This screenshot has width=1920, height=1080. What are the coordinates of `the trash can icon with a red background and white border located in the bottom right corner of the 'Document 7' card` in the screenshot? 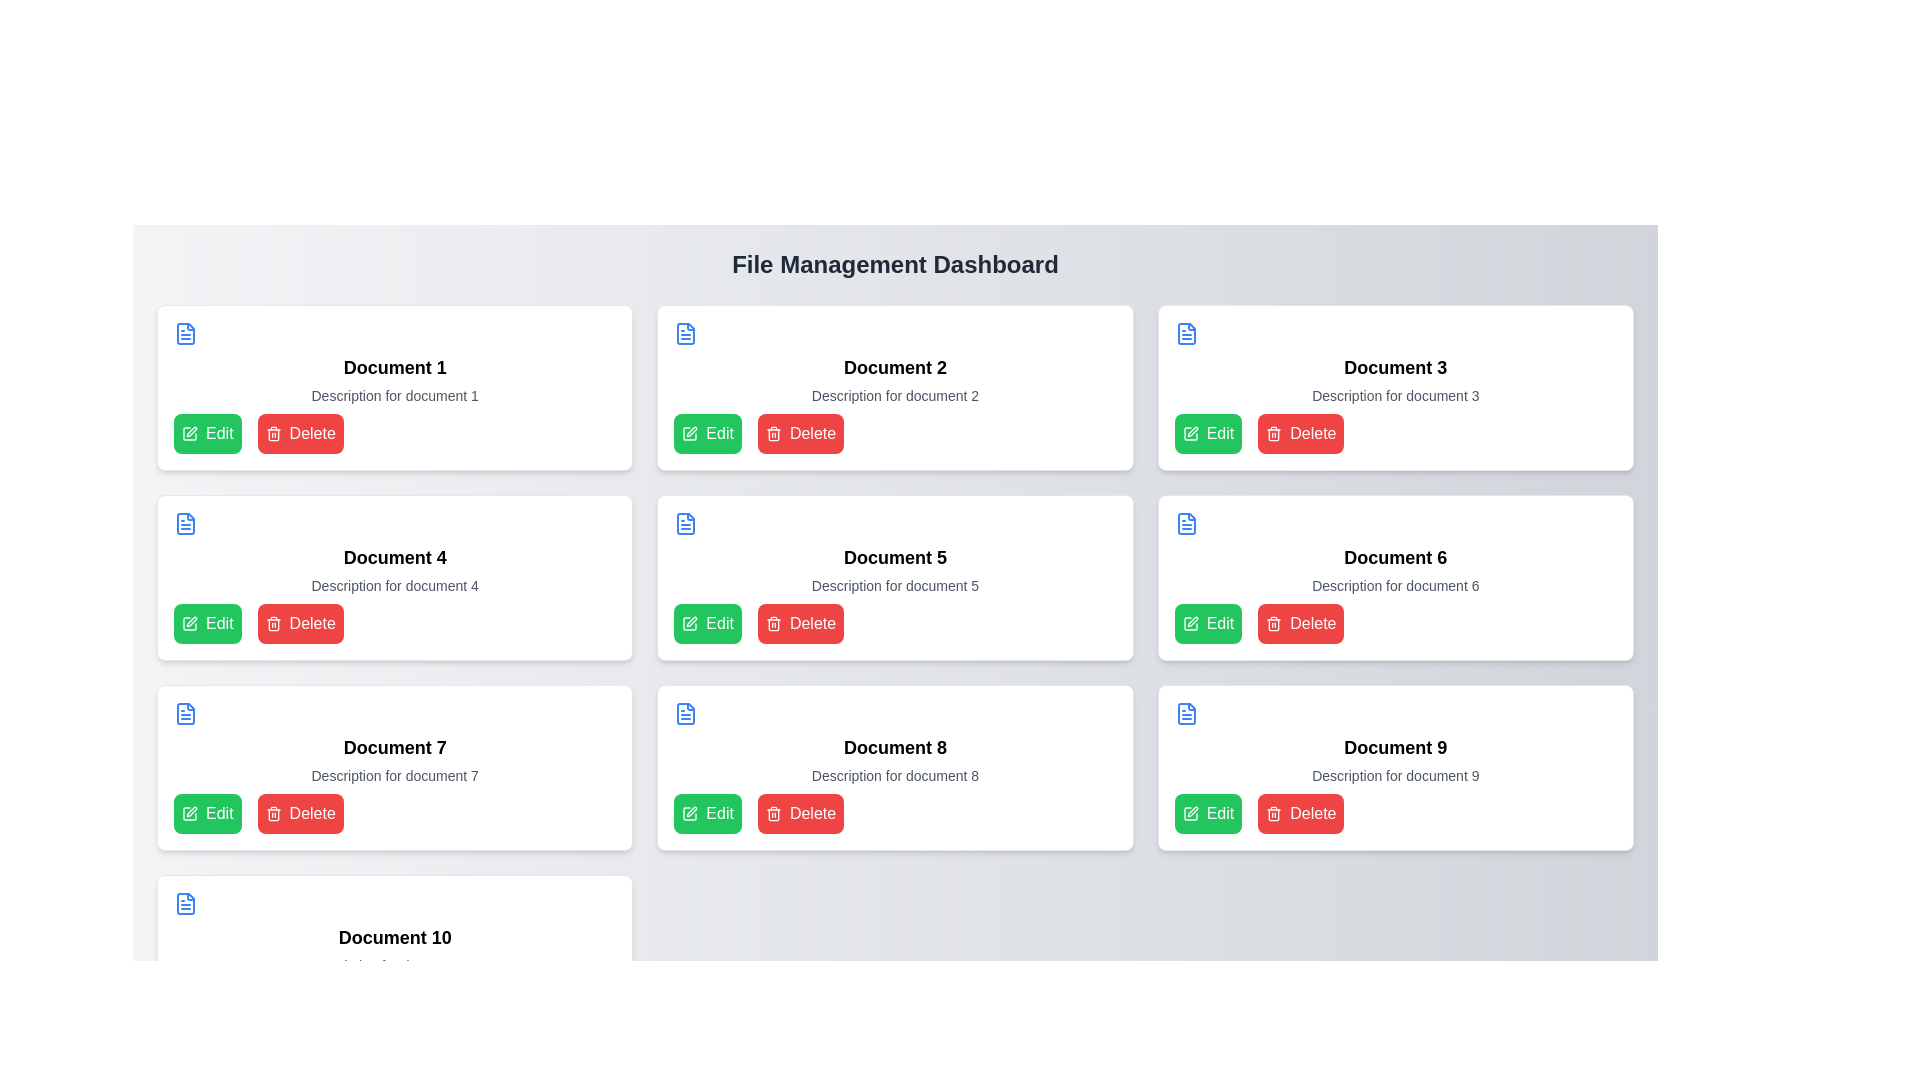 It's located at (272, 813).